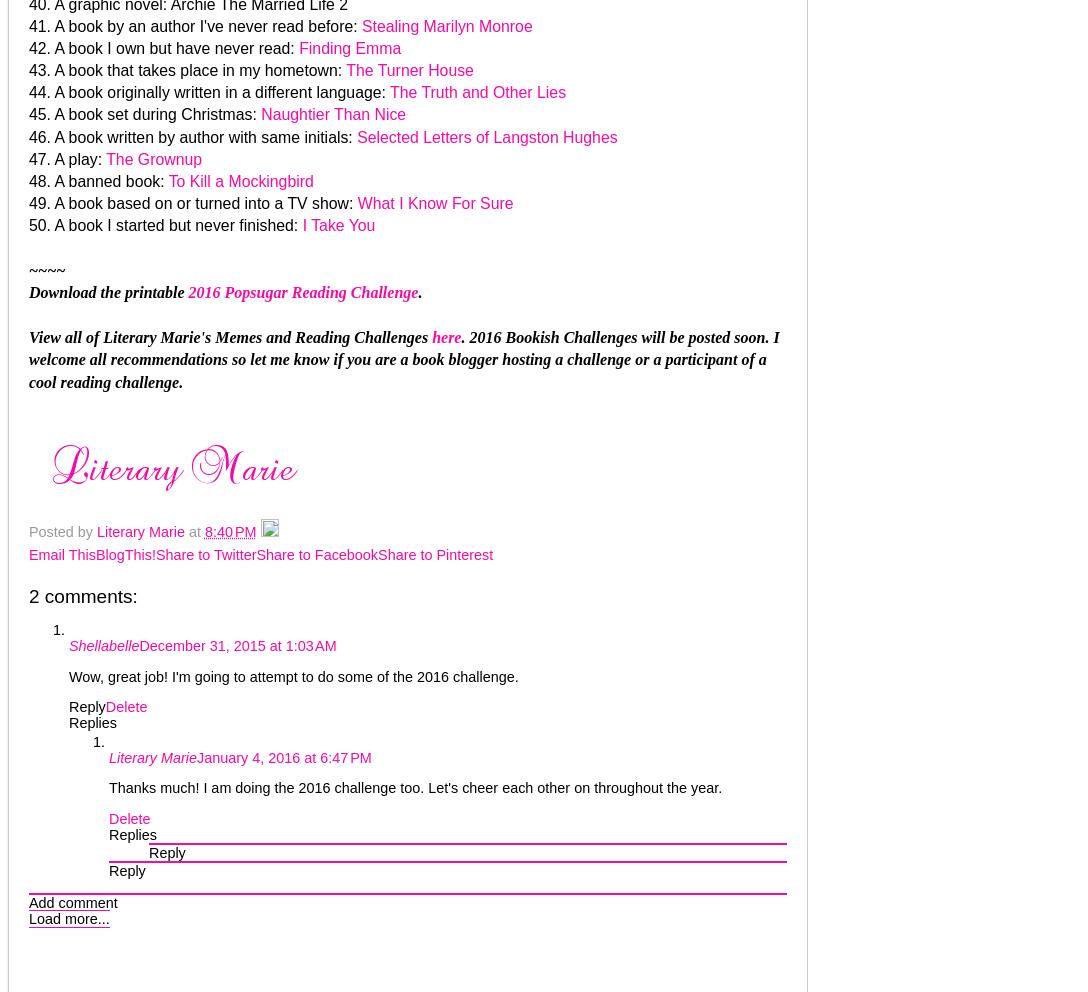 This screenshot has width=1088, height=992. I want to click on '42. A book I own but have never read:', so click(29, 47).